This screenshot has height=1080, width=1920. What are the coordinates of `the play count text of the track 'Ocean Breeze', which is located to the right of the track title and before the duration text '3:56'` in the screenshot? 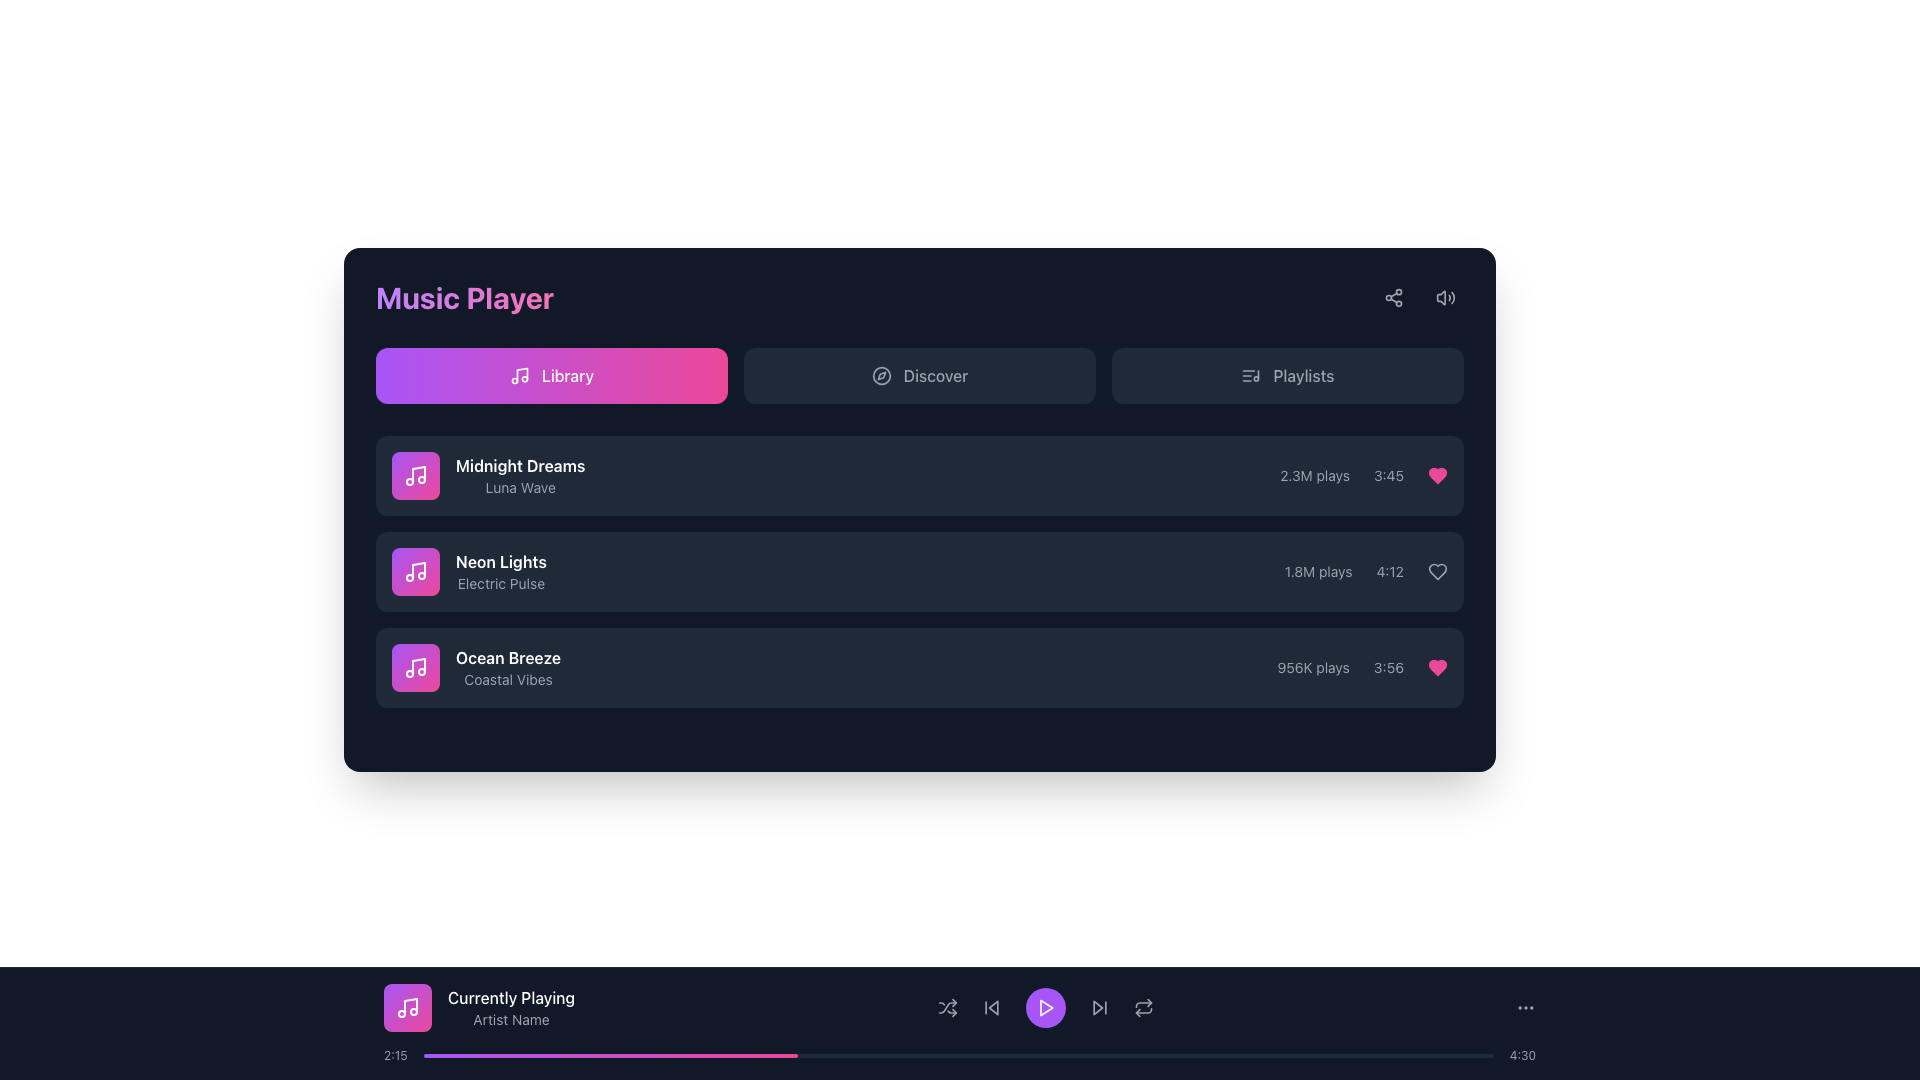 It's located at (1313, 667).